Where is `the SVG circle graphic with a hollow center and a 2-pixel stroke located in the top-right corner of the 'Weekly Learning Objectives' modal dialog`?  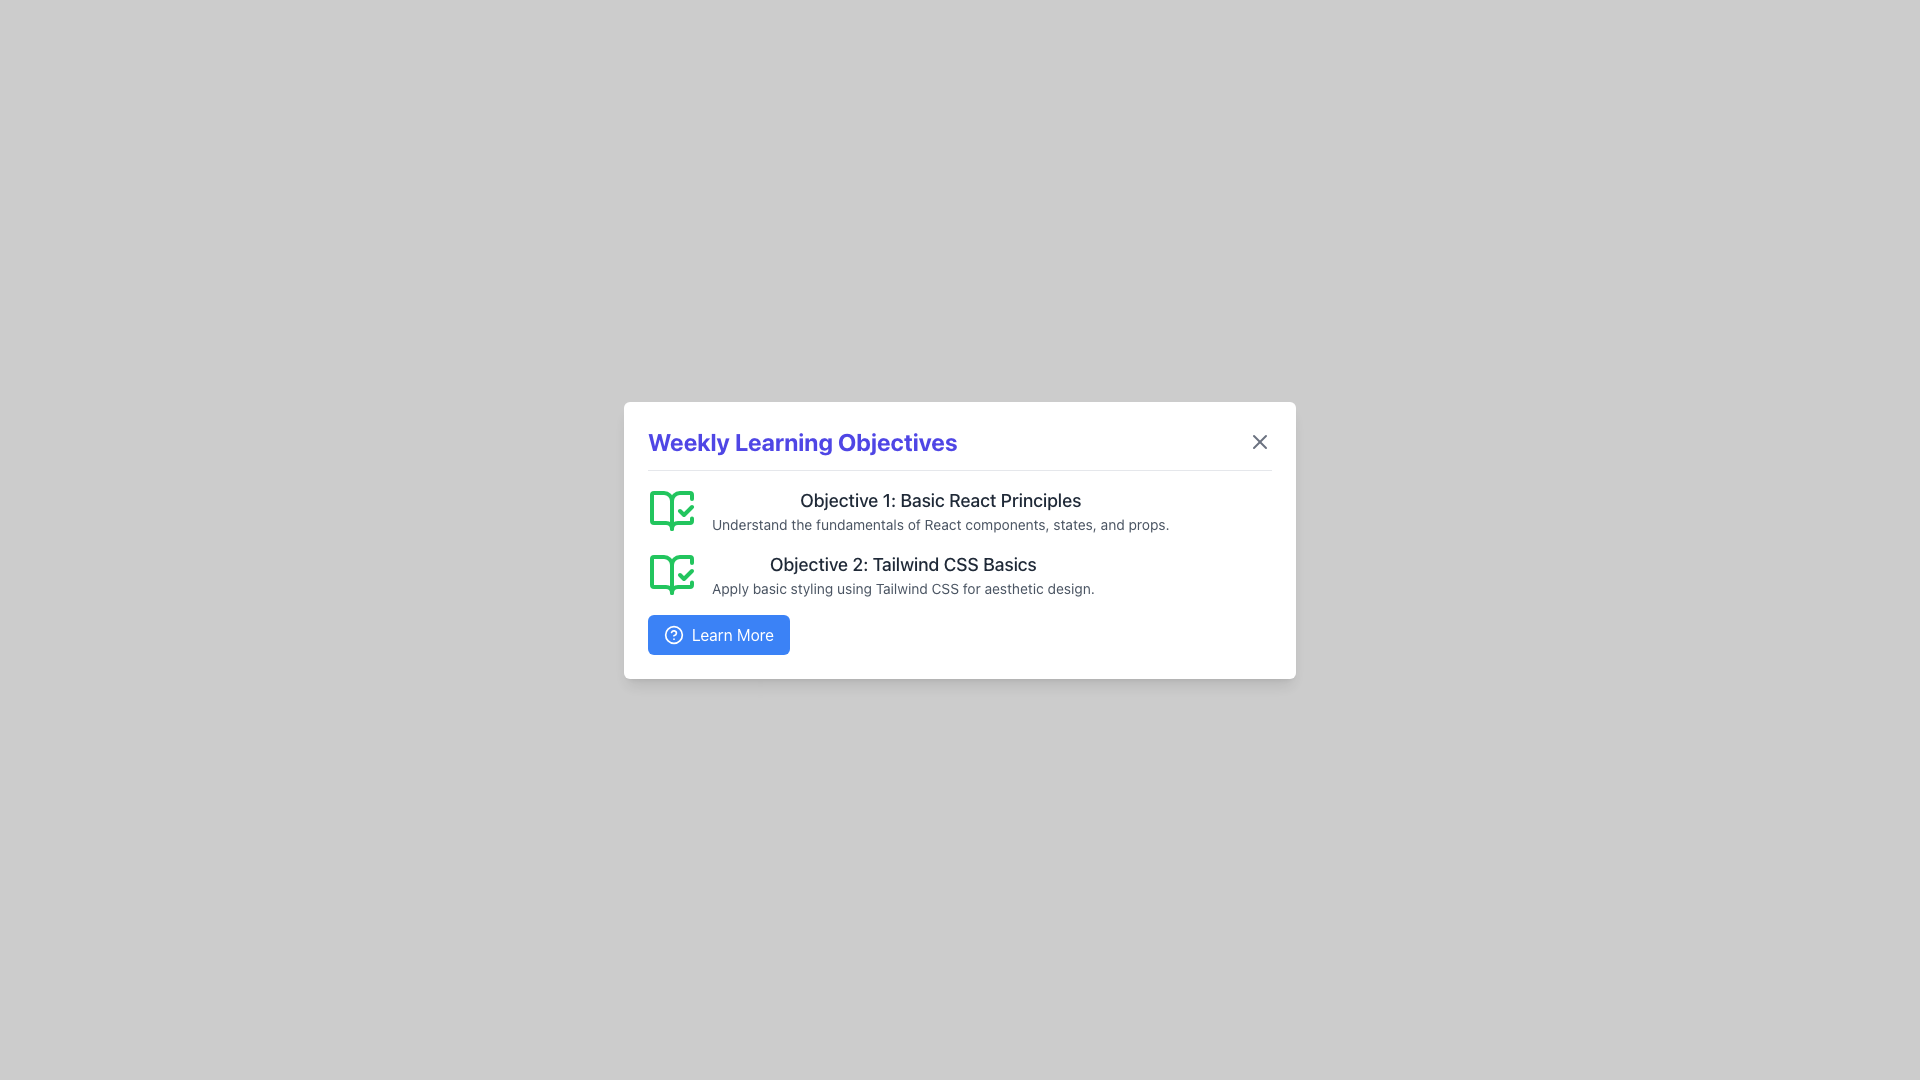 the SVG circle graphic with a hollow center and a 2-pixel stroke located in the top-right corner of the 'Weekly Learning Objectives' modal dialog is located at coordinates (673, 634).